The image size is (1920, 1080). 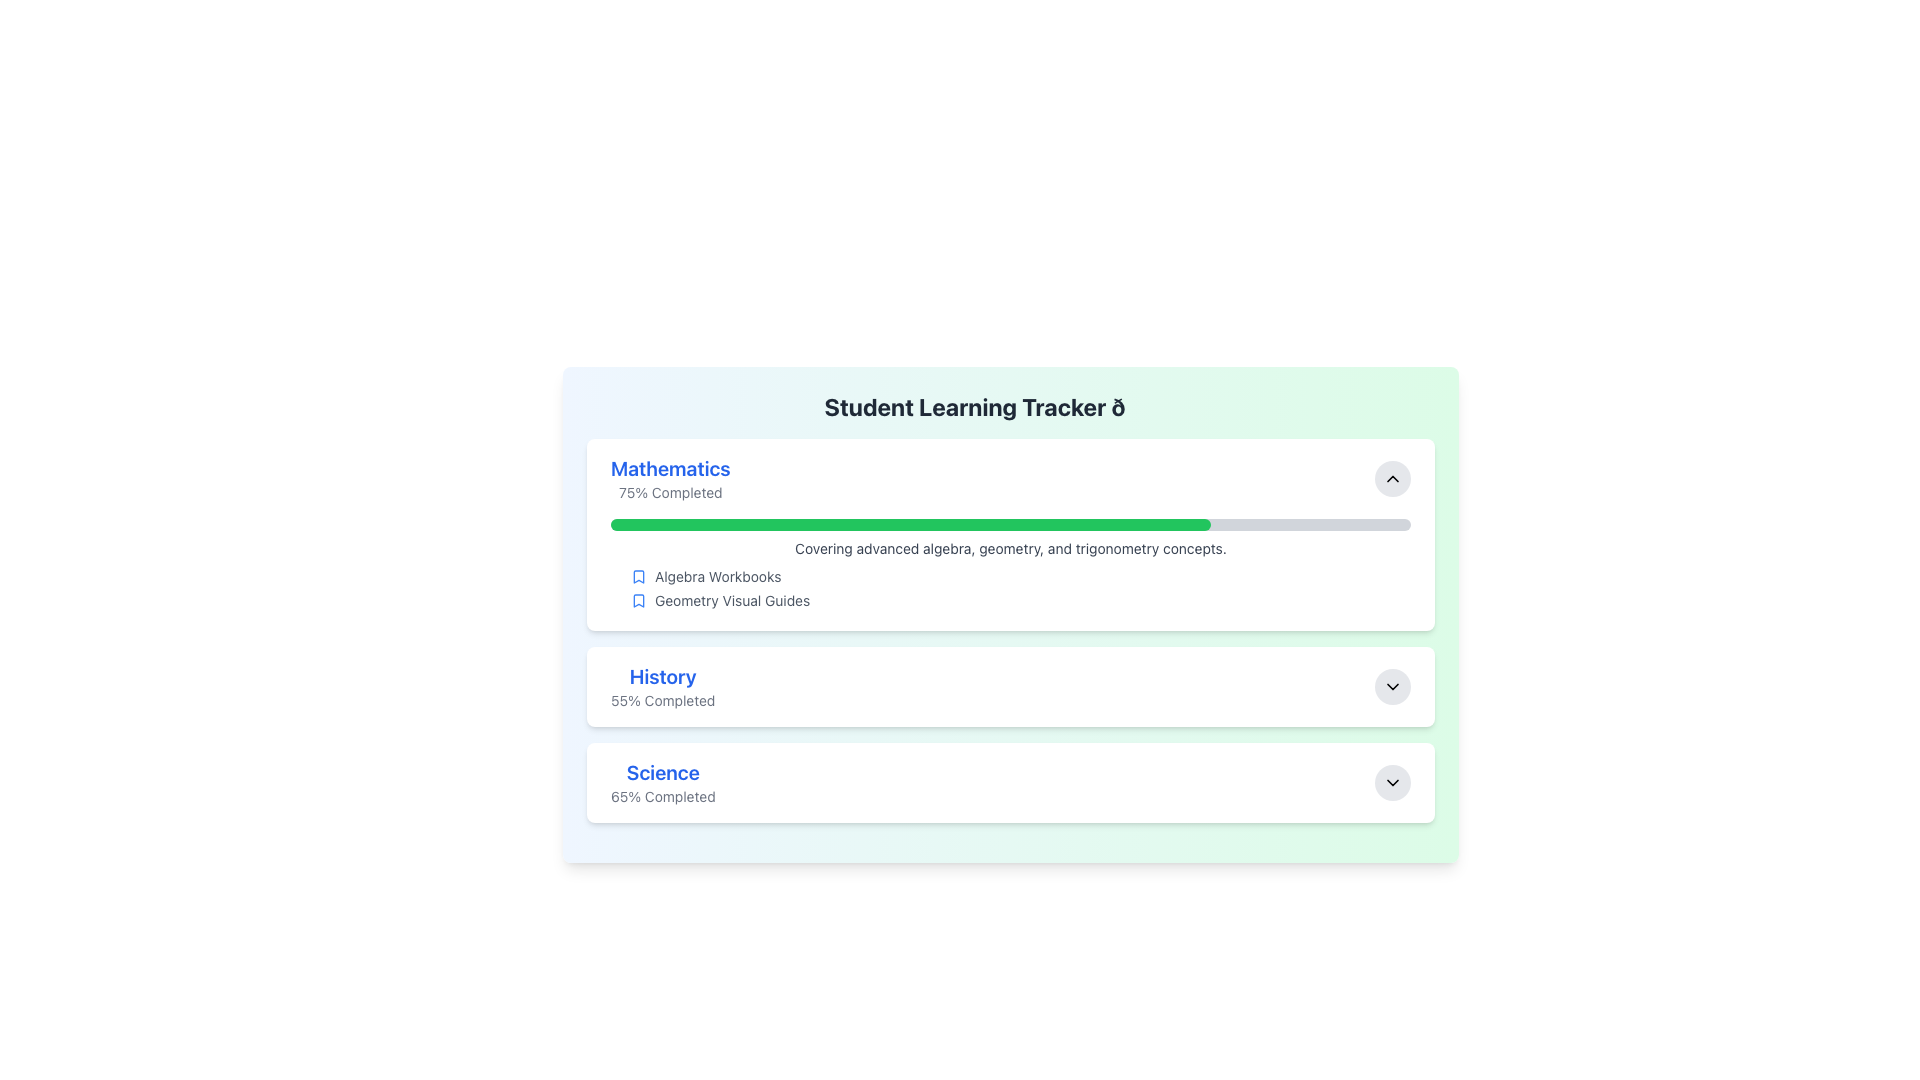 I want to click on the text-based informational label displaying 'Mathematics' with the status '75% Completed', located in the top section of a segmented list, so click(x=670, y=478).